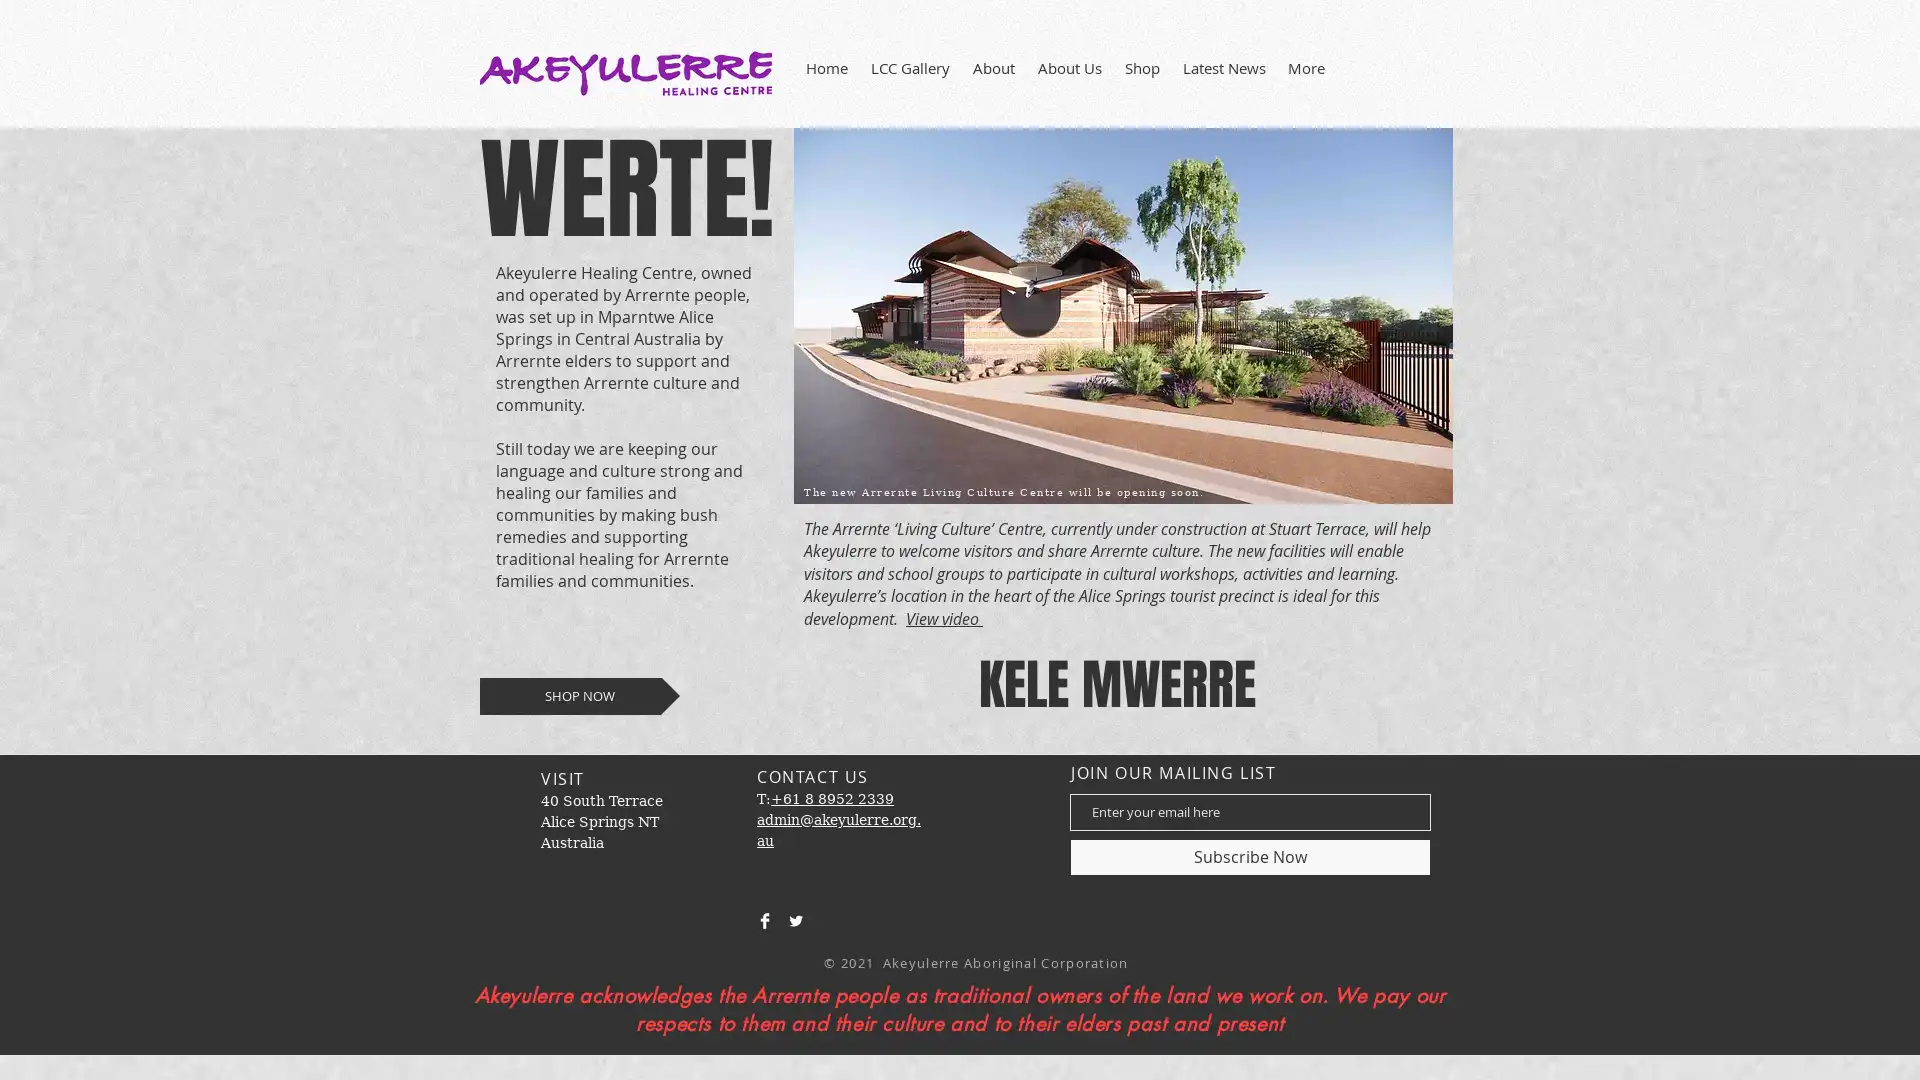 Image resolution: width=1920 pixels, height=1080 pixels. What do you see at coordinates (1249, 855) in the screenshot?
I see `Subscribe Now` at bounding box center [1249, 855].